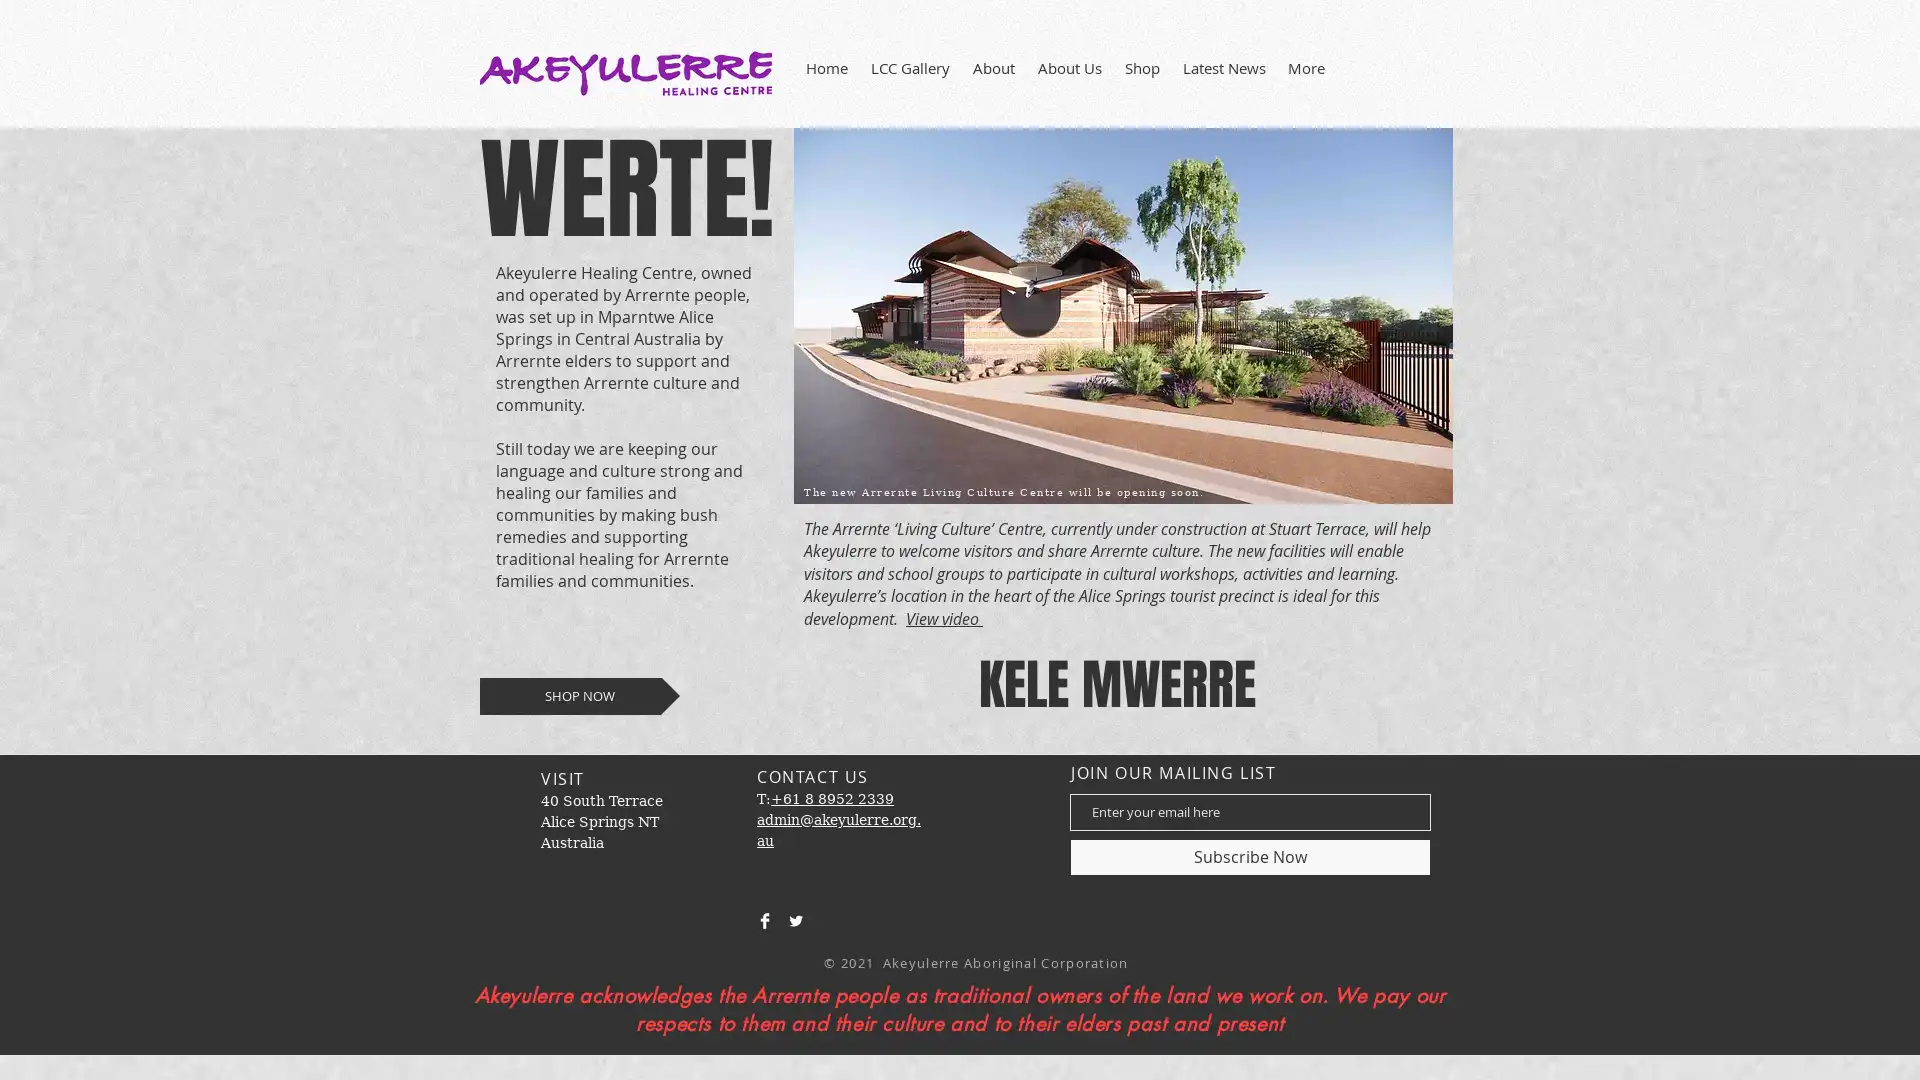 Image resolution: width=1920 pixels, height=1080 pixels. What do you see at coordinates (1249, 855) in the screenshot?
I see `Subscribe Now` at bounding box center [1249, 855].